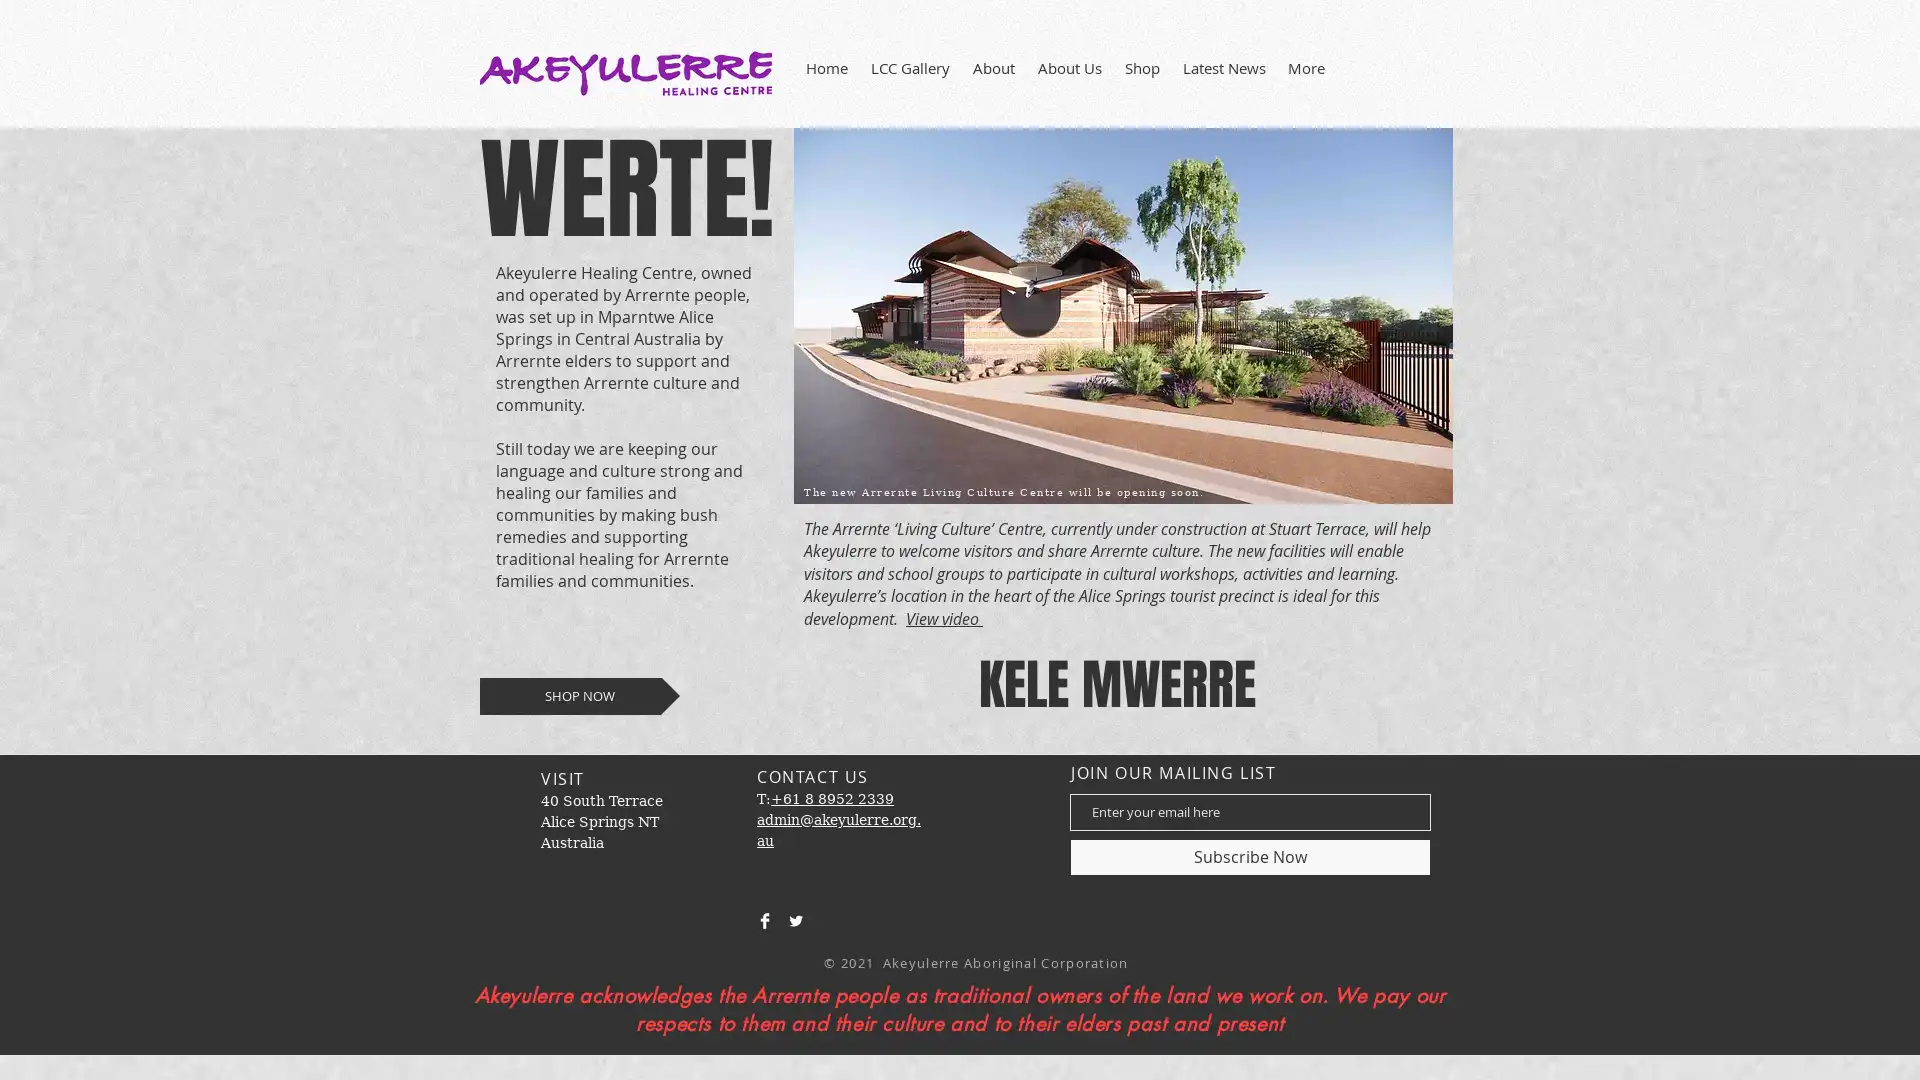 Image resolution: width=1920 pixels, height=1080 pixels. What do you see at coordinates (1249, 855) in the screenshot?
I see `Subscribe Now` at bounding box center [1249, 855].